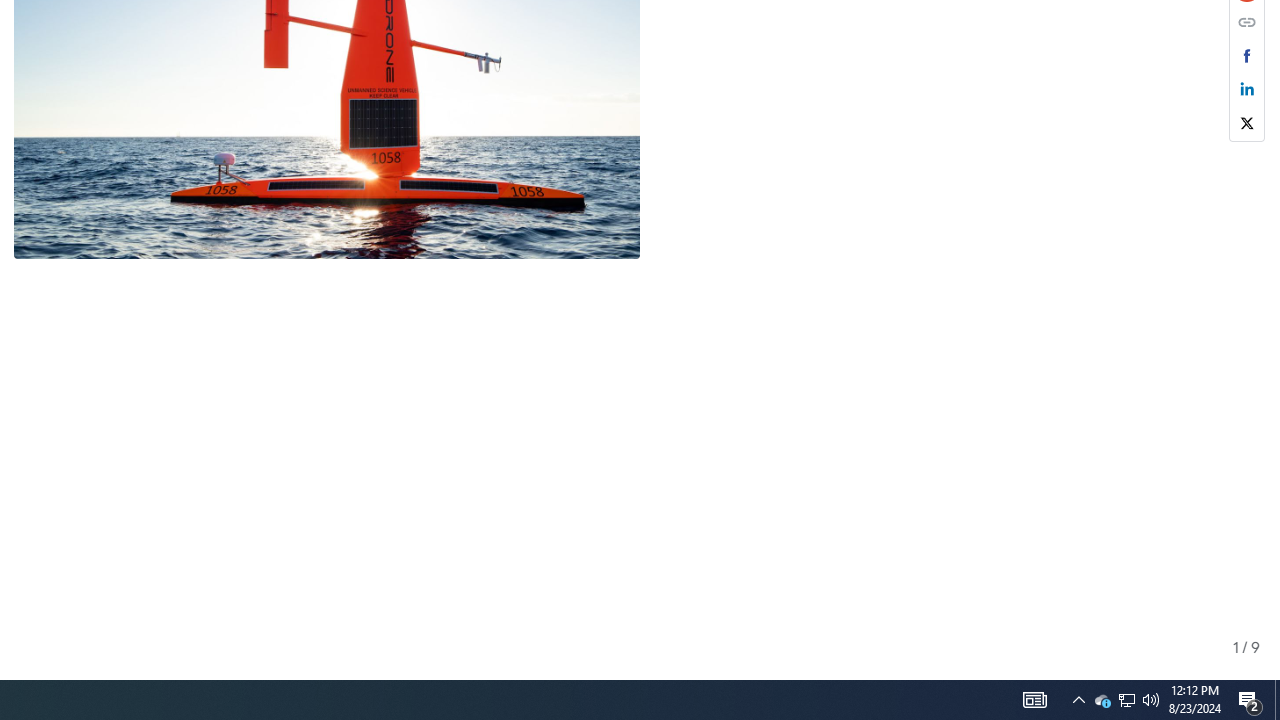 The height and width of the screenshot is (720, 1280). Describe the element at coordinates (1127, 698) in the screenshot. I see `'User Promoted Notification Area'` at that location.